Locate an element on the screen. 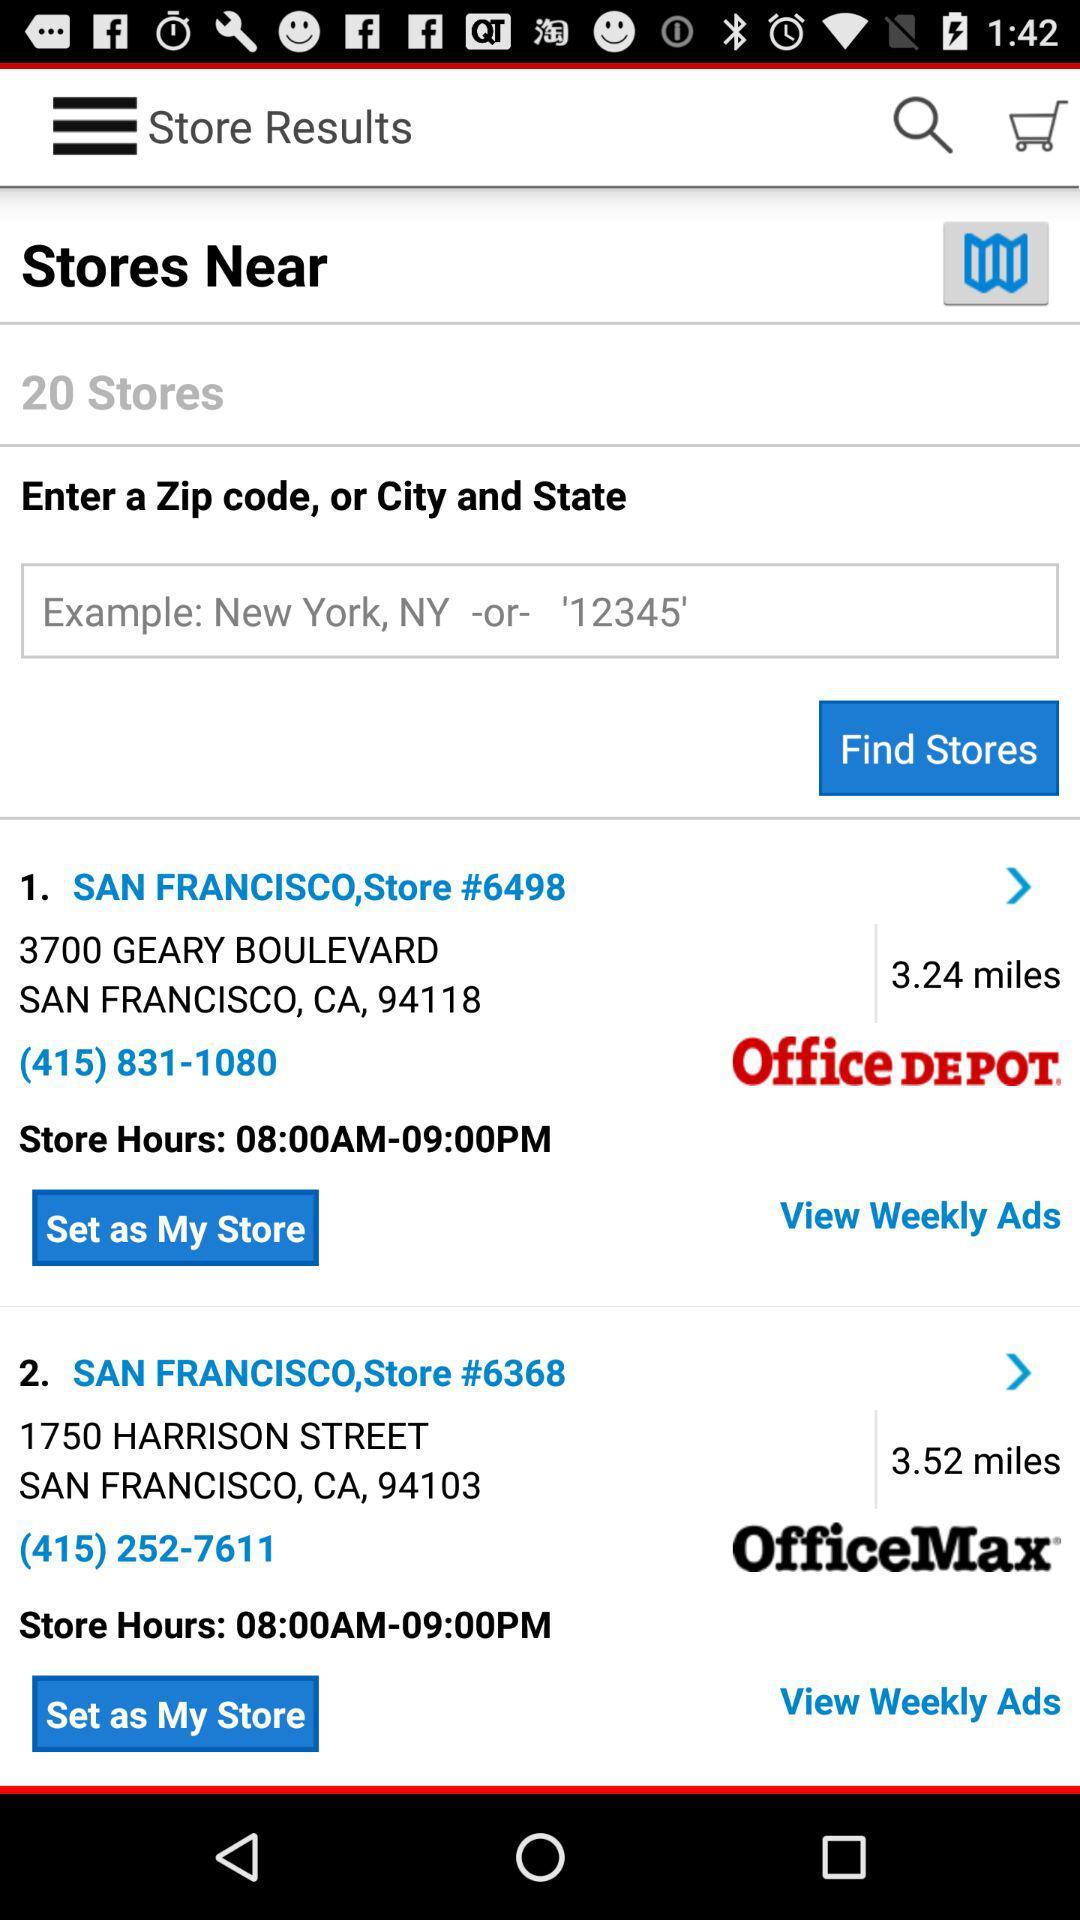  find stores app is located at coordinates (938, 747).